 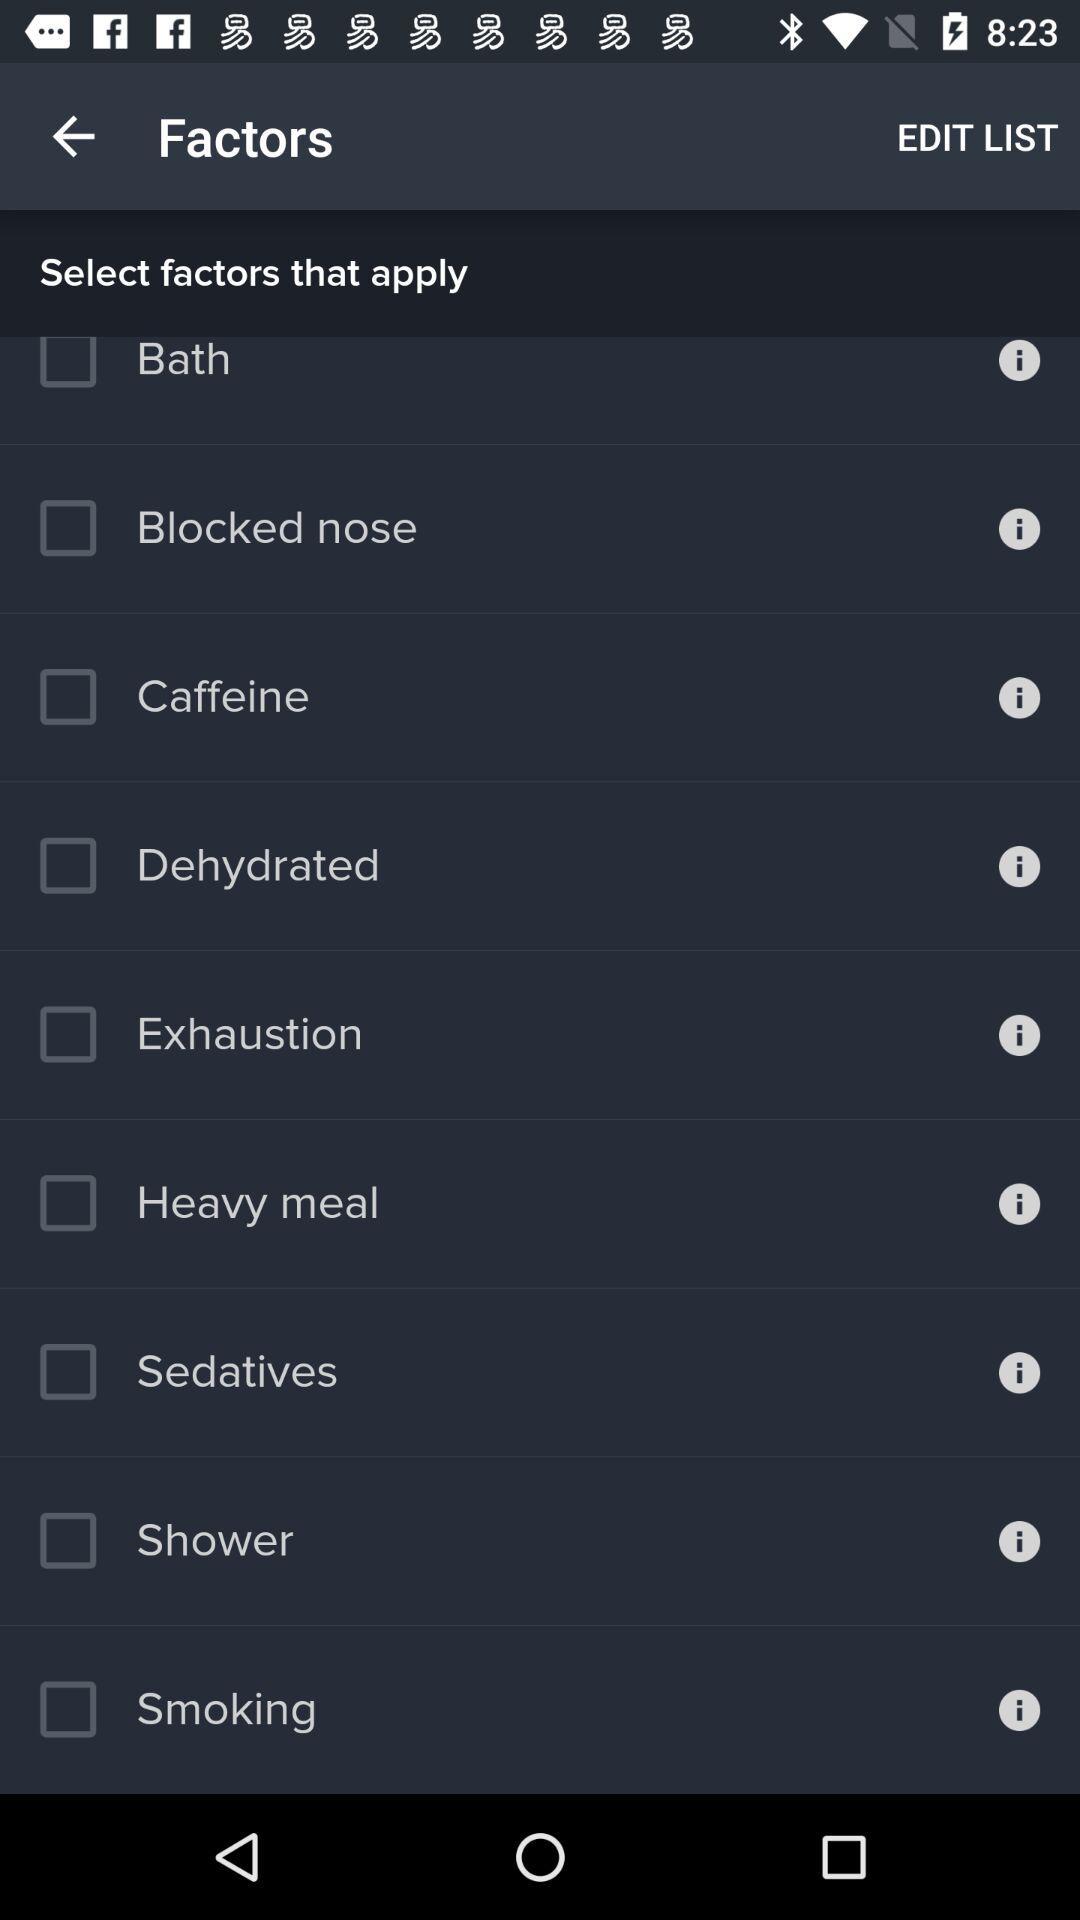 What do you see at coordinates (1019, 528) in the screenshot?
I see `information` at bounding box center [1019, 528].